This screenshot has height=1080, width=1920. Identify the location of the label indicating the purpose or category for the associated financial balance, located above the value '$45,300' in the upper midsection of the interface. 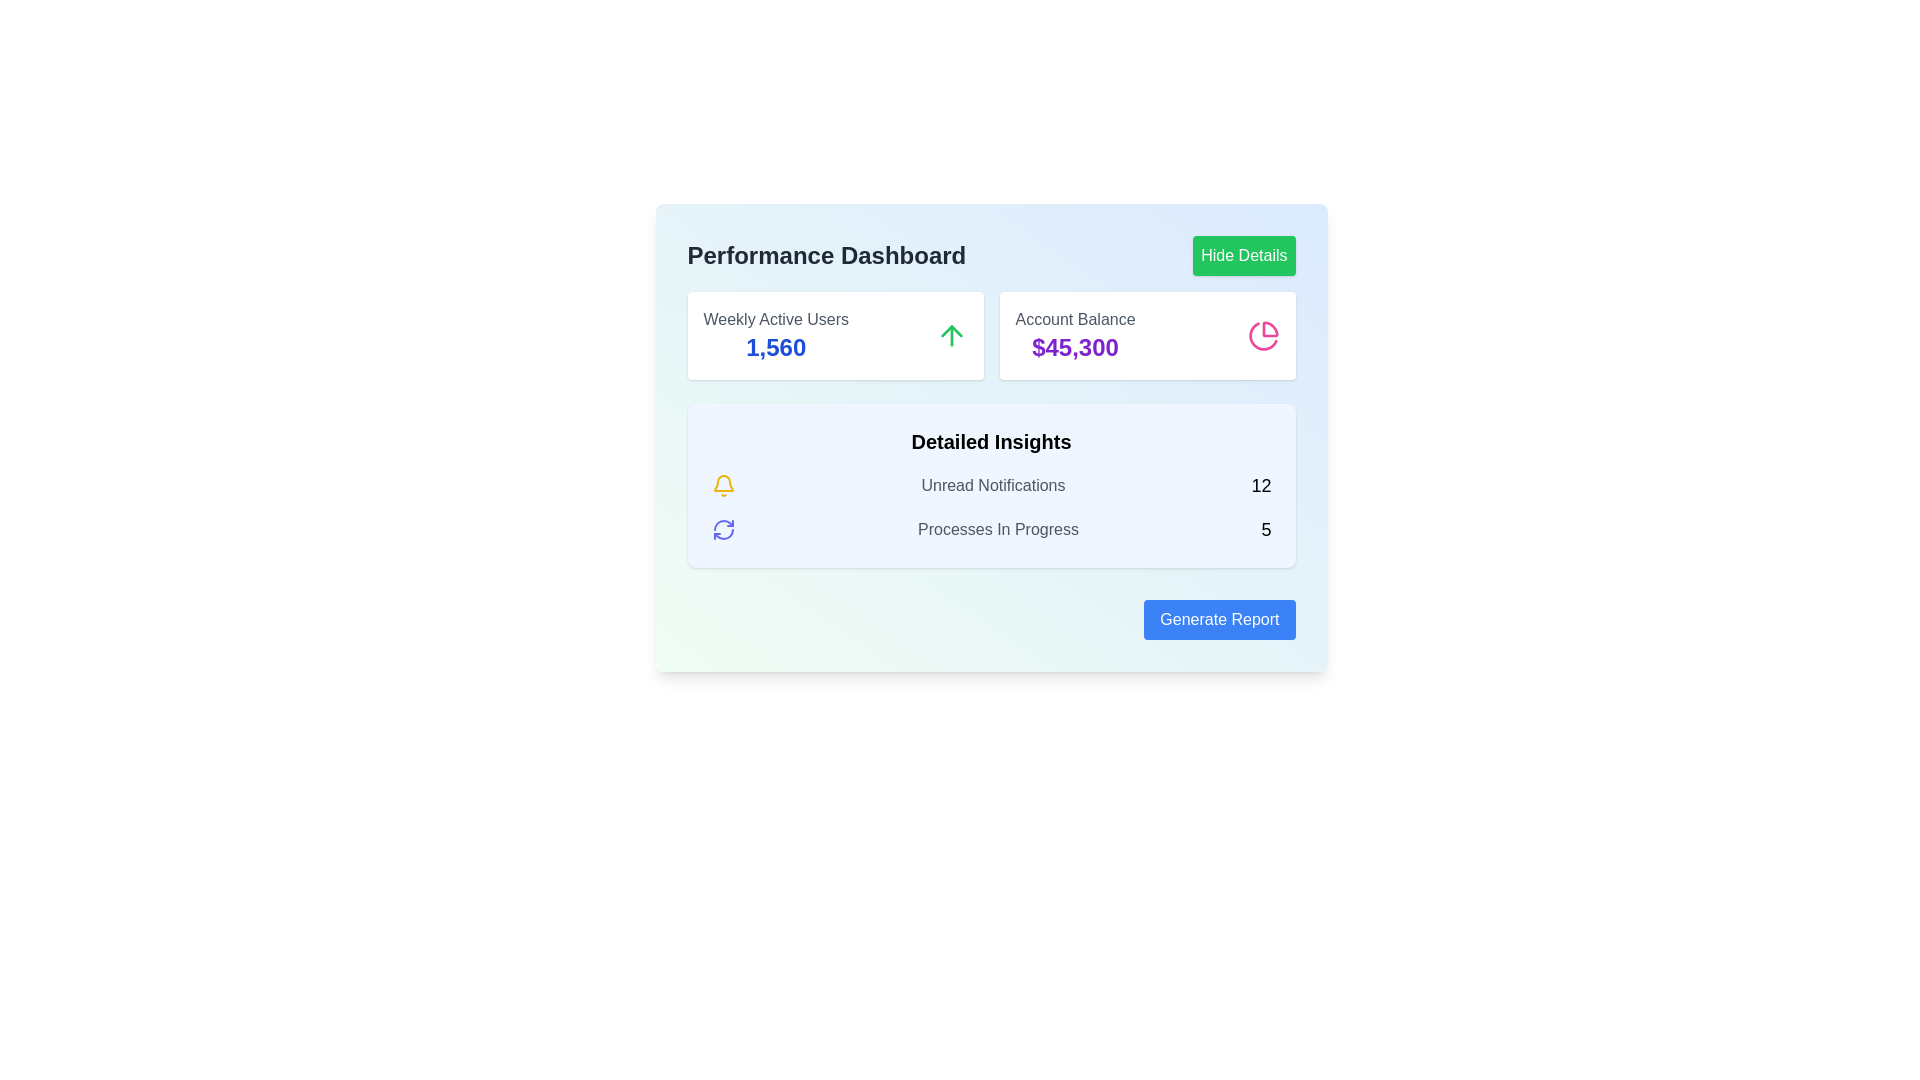
(1074, 319).